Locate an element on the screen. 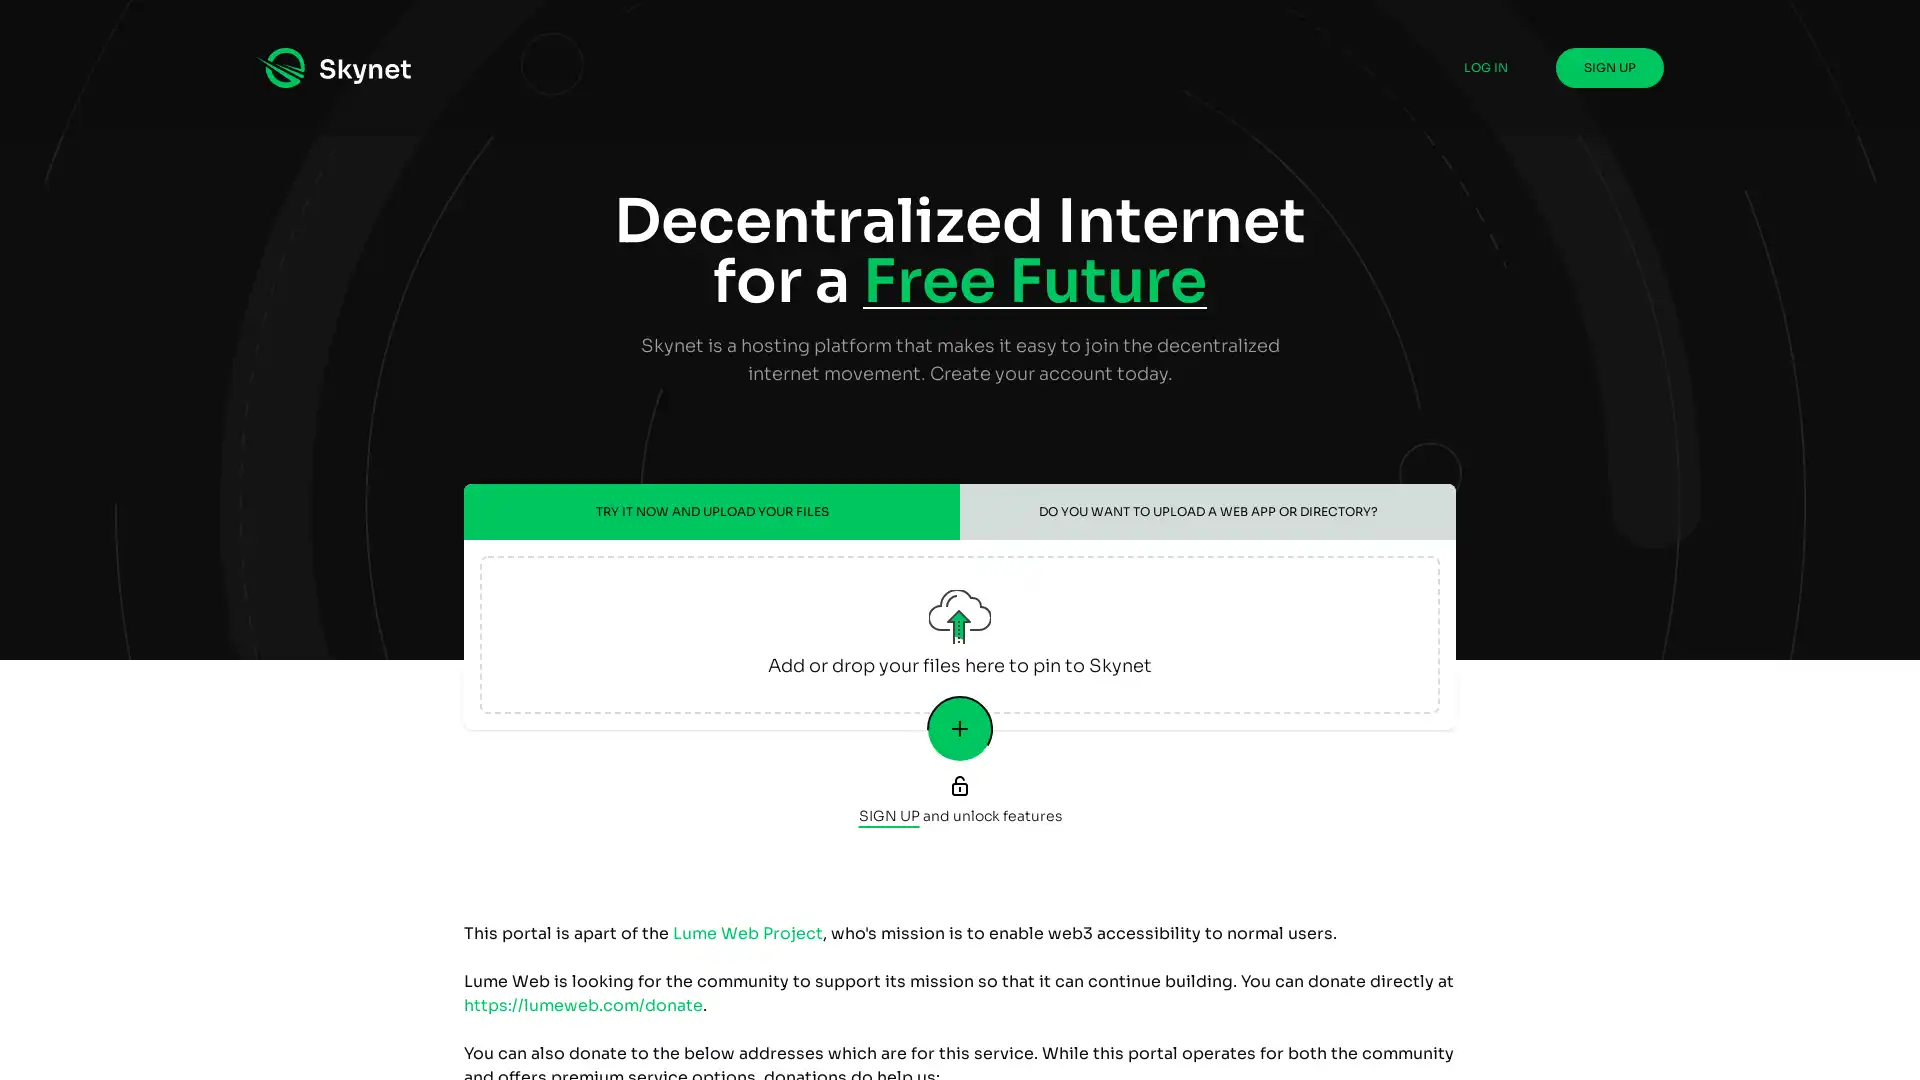 The width and height of the screenshot is (1920, 1080). DO YOU WANT TO UPLOAD A WEB APP OR DIRECTORY? is located at coordinates (1207, 511).